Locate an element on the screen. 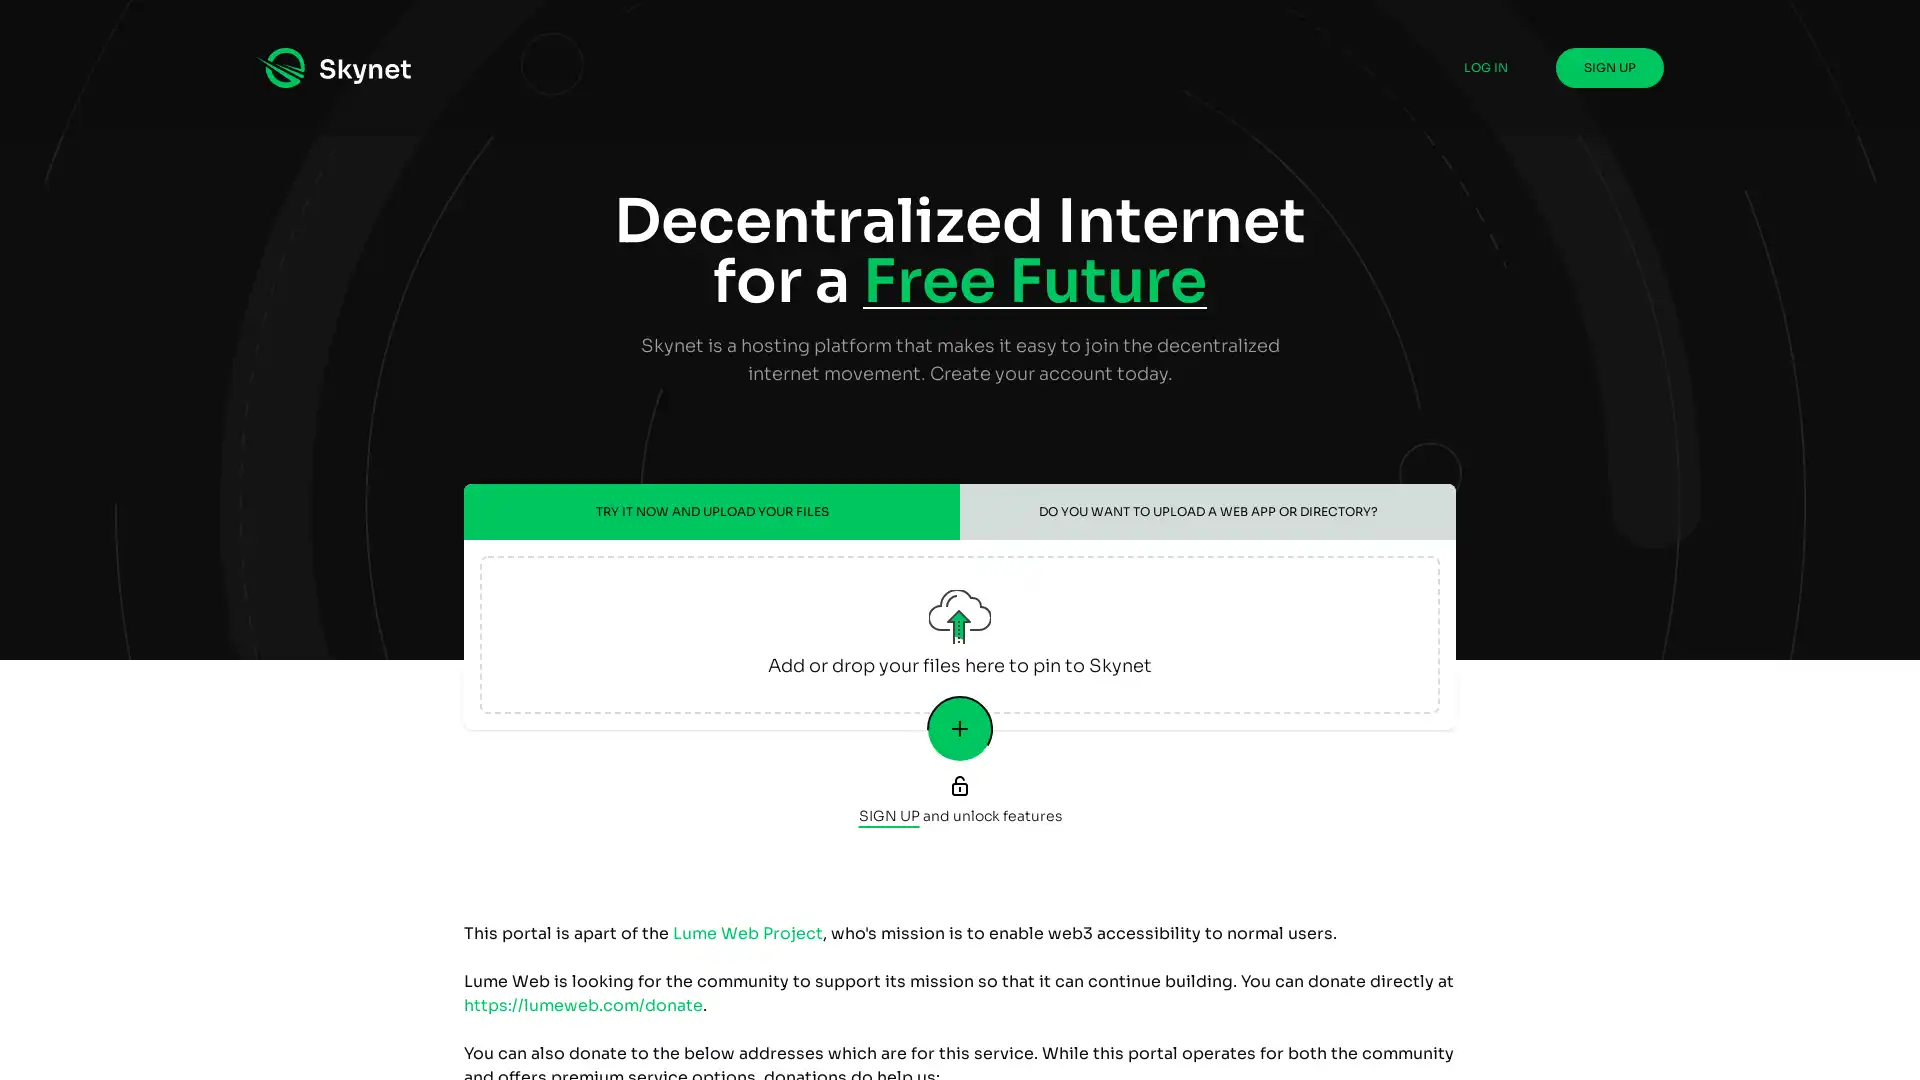 The width and height of the screenshot is (1920, 1080). DO YOU WANT TO UPLOAD A WEB APP OR DIRECTORY? is located at coordinates (1207, 511).